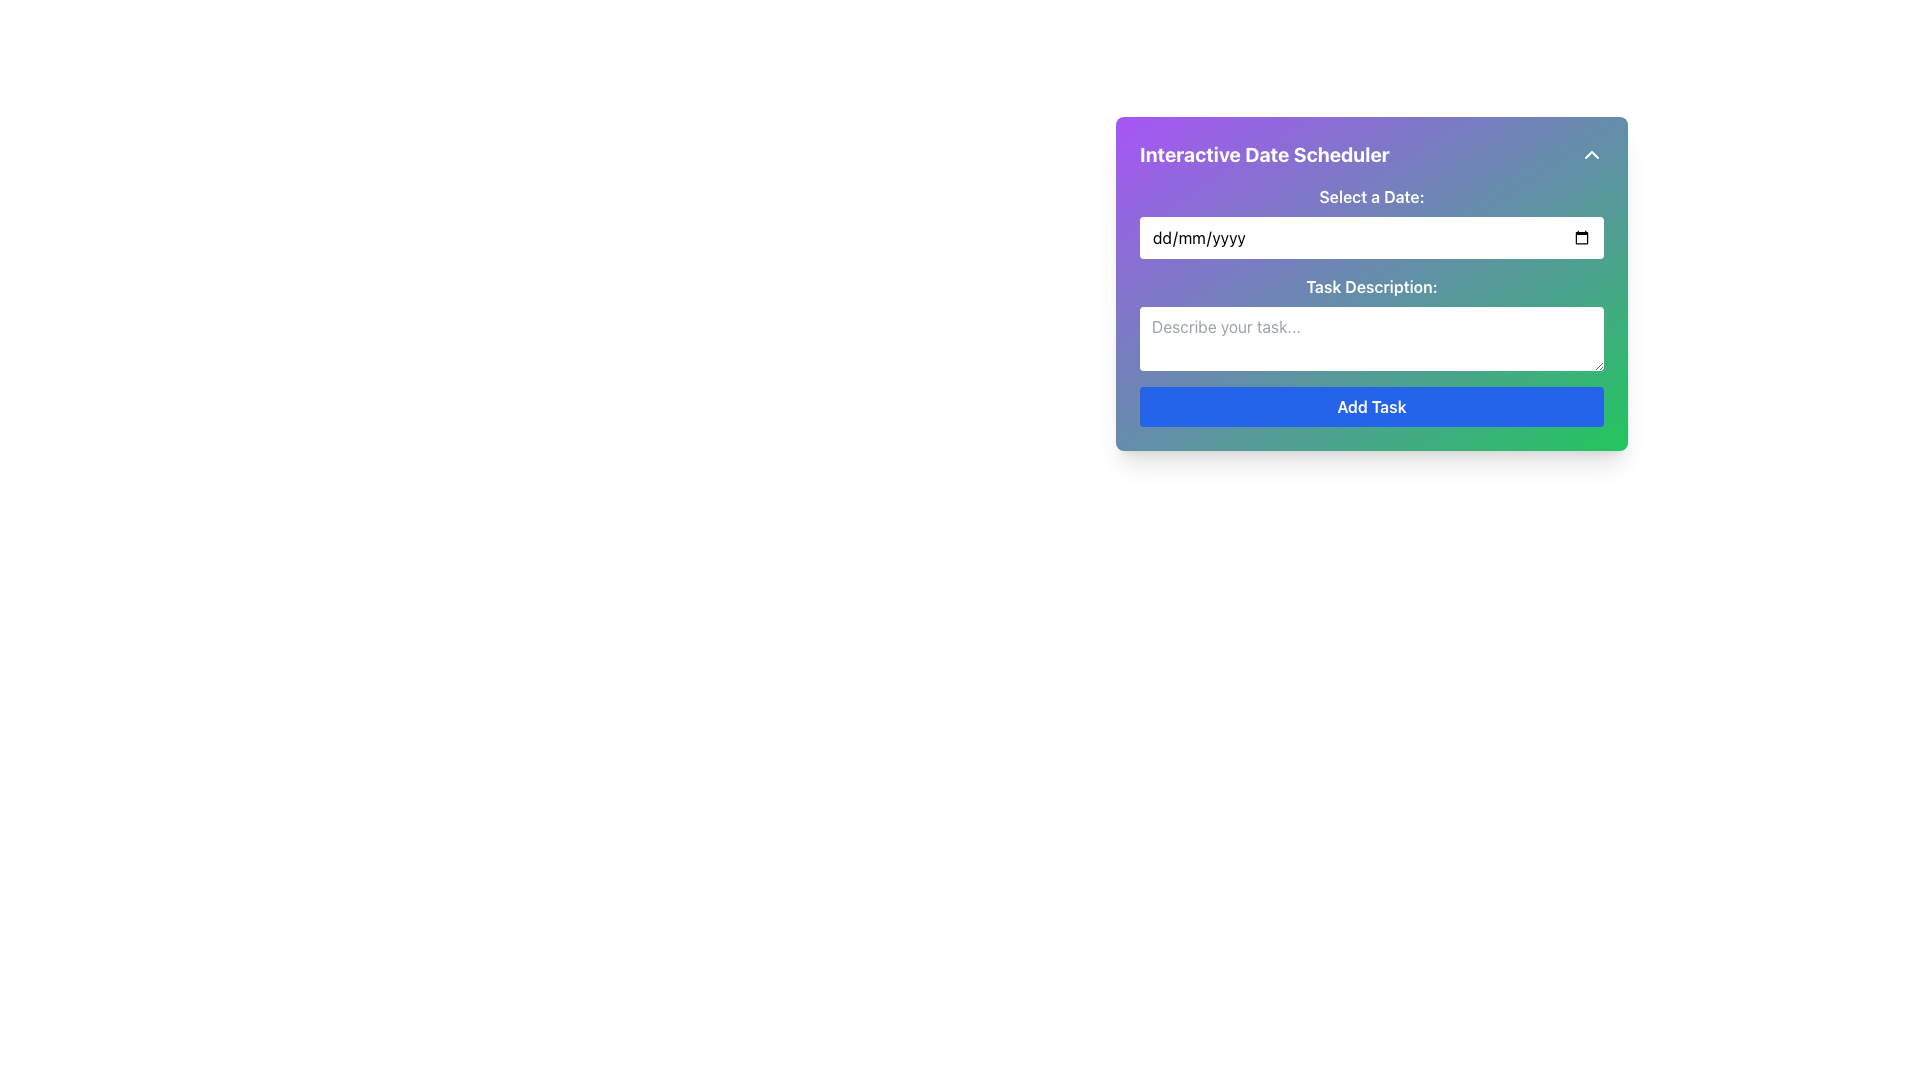 Image resolution: width=1920 pixels, height=1080 pixels. What do you see at coordinates (1371, 196) in the screenshot?
I see `the static text label that indicates the associated date input field in the 'Interactive Date Scheduler' panel` at bounding box center [1371, 196].